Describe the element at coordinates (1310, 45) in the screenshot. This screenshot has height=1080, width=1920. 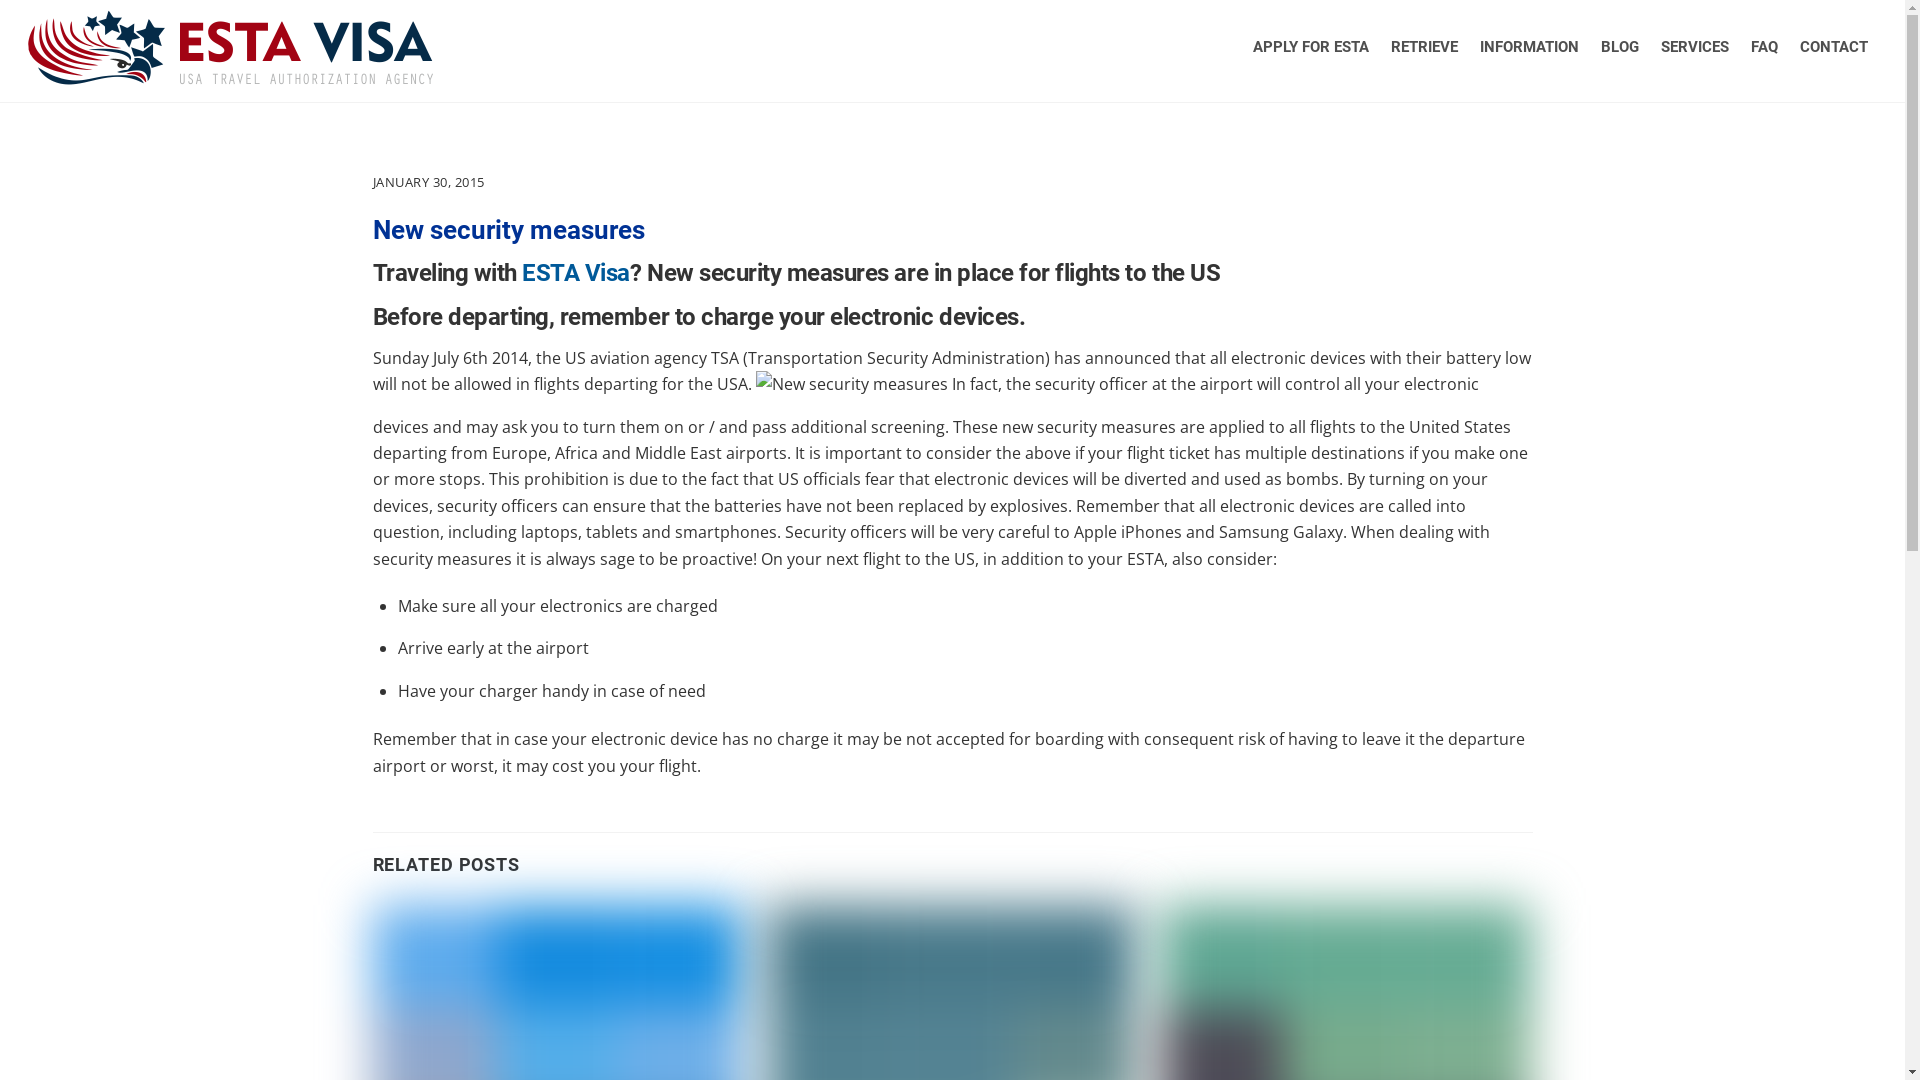
I see `'APPLY FOR ESTA'` at that location.